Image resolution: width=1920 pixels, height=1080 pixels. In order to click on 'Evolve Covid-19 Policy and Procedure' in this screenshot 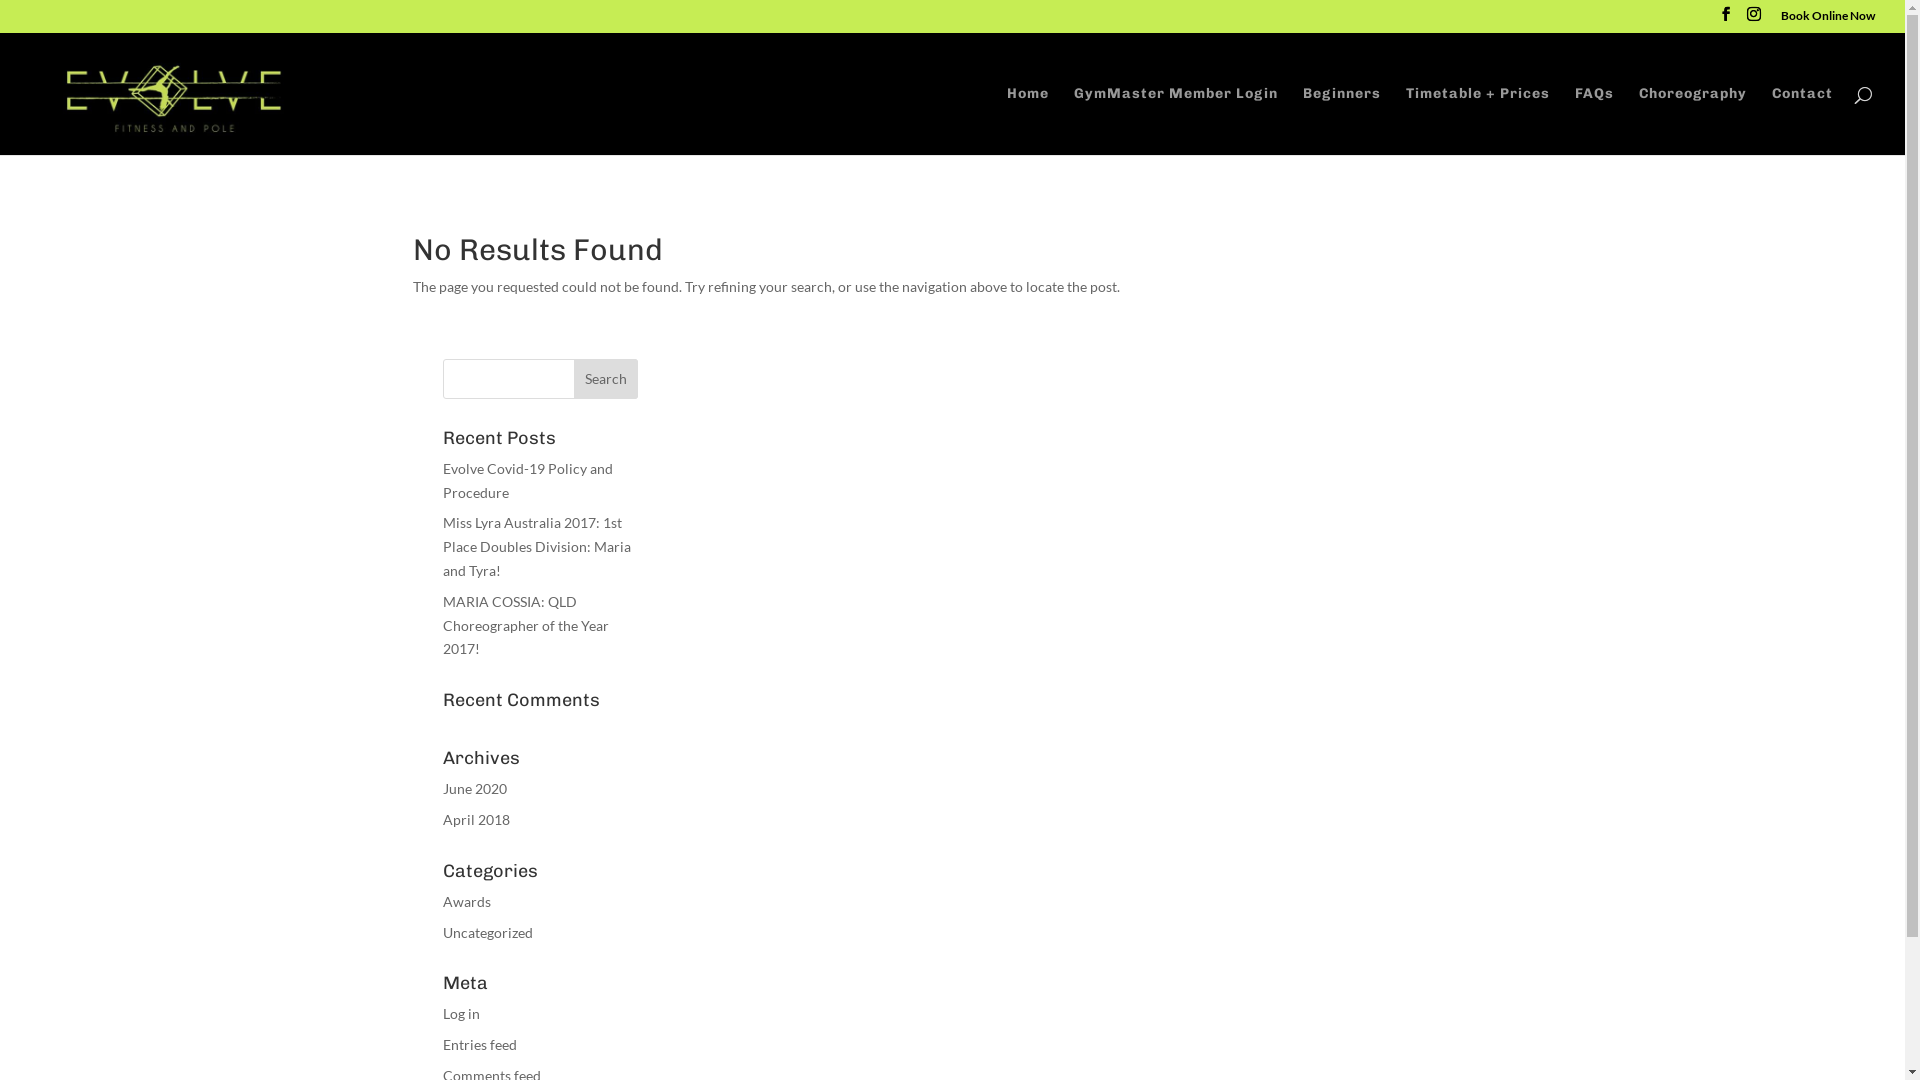, I will do `click(527, 480)`.